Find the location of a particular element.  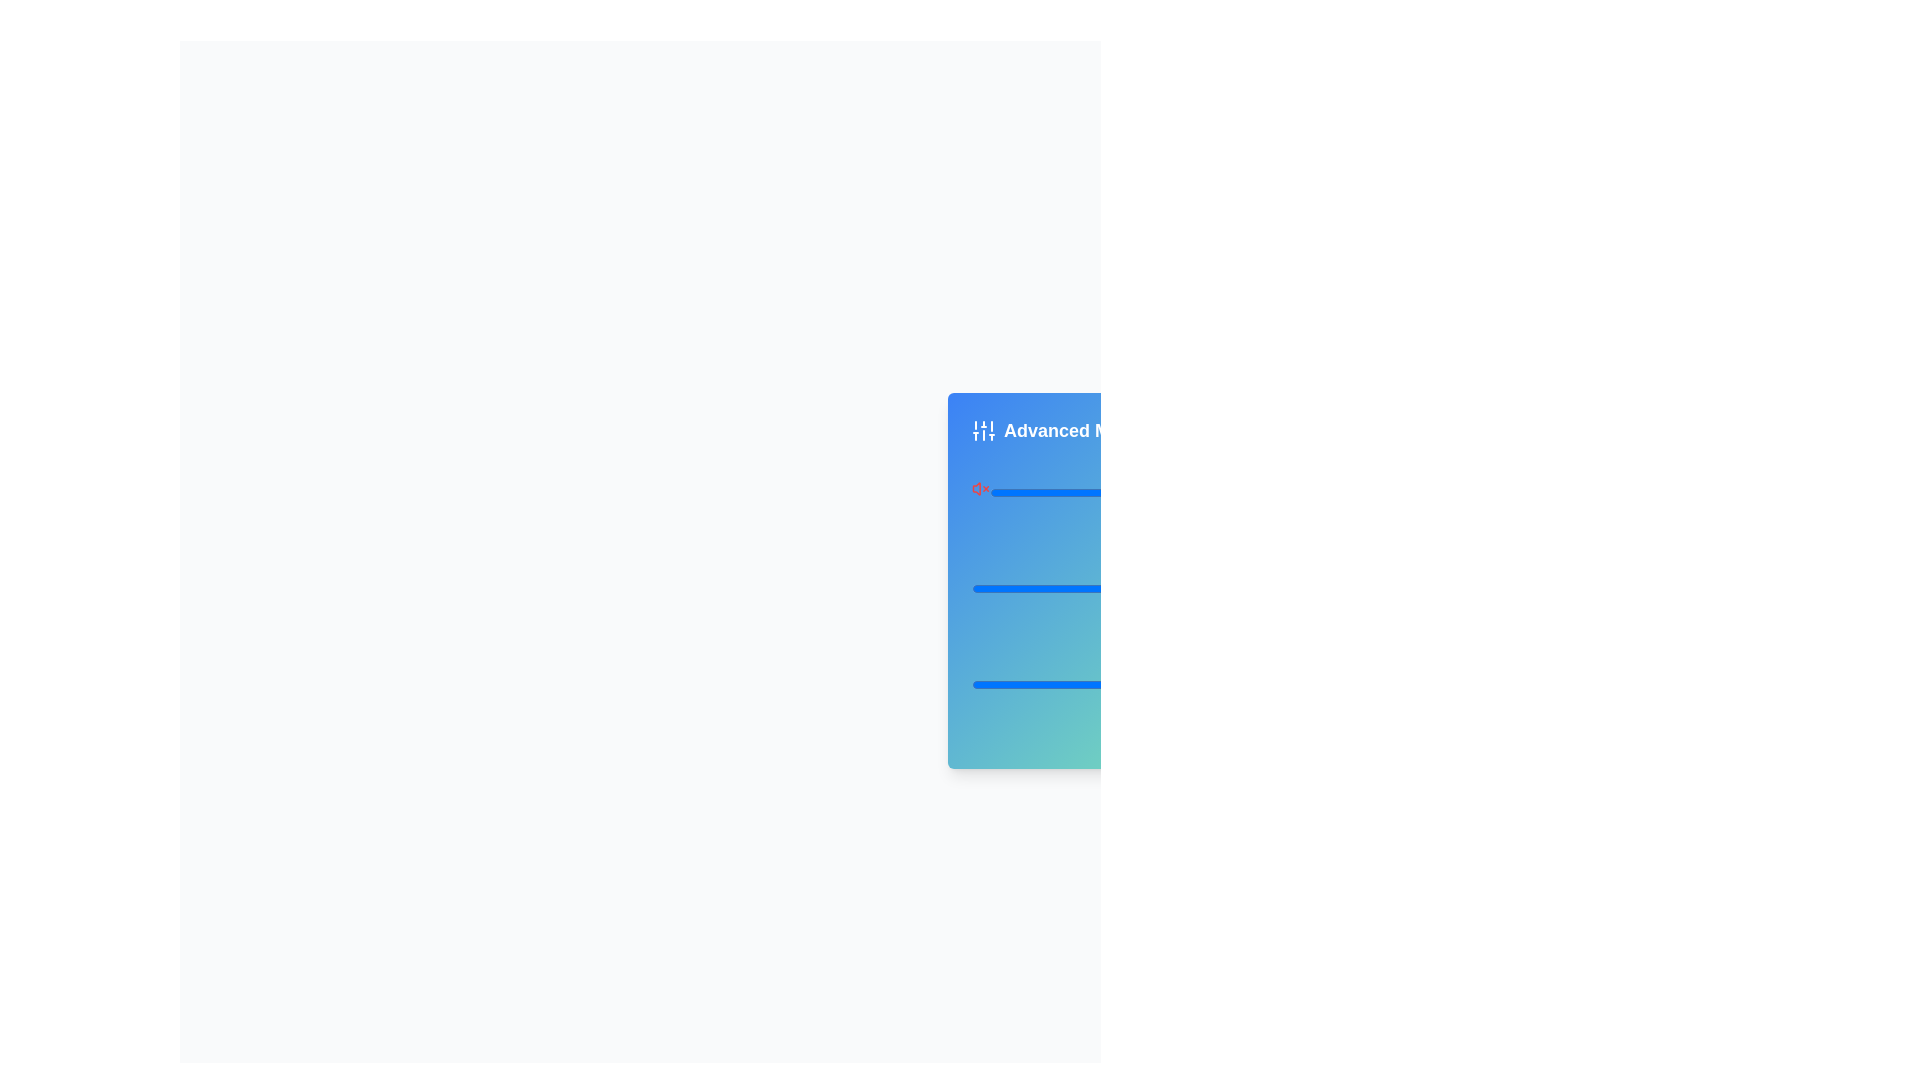

the slider value is located at coordinates (1181, 485).